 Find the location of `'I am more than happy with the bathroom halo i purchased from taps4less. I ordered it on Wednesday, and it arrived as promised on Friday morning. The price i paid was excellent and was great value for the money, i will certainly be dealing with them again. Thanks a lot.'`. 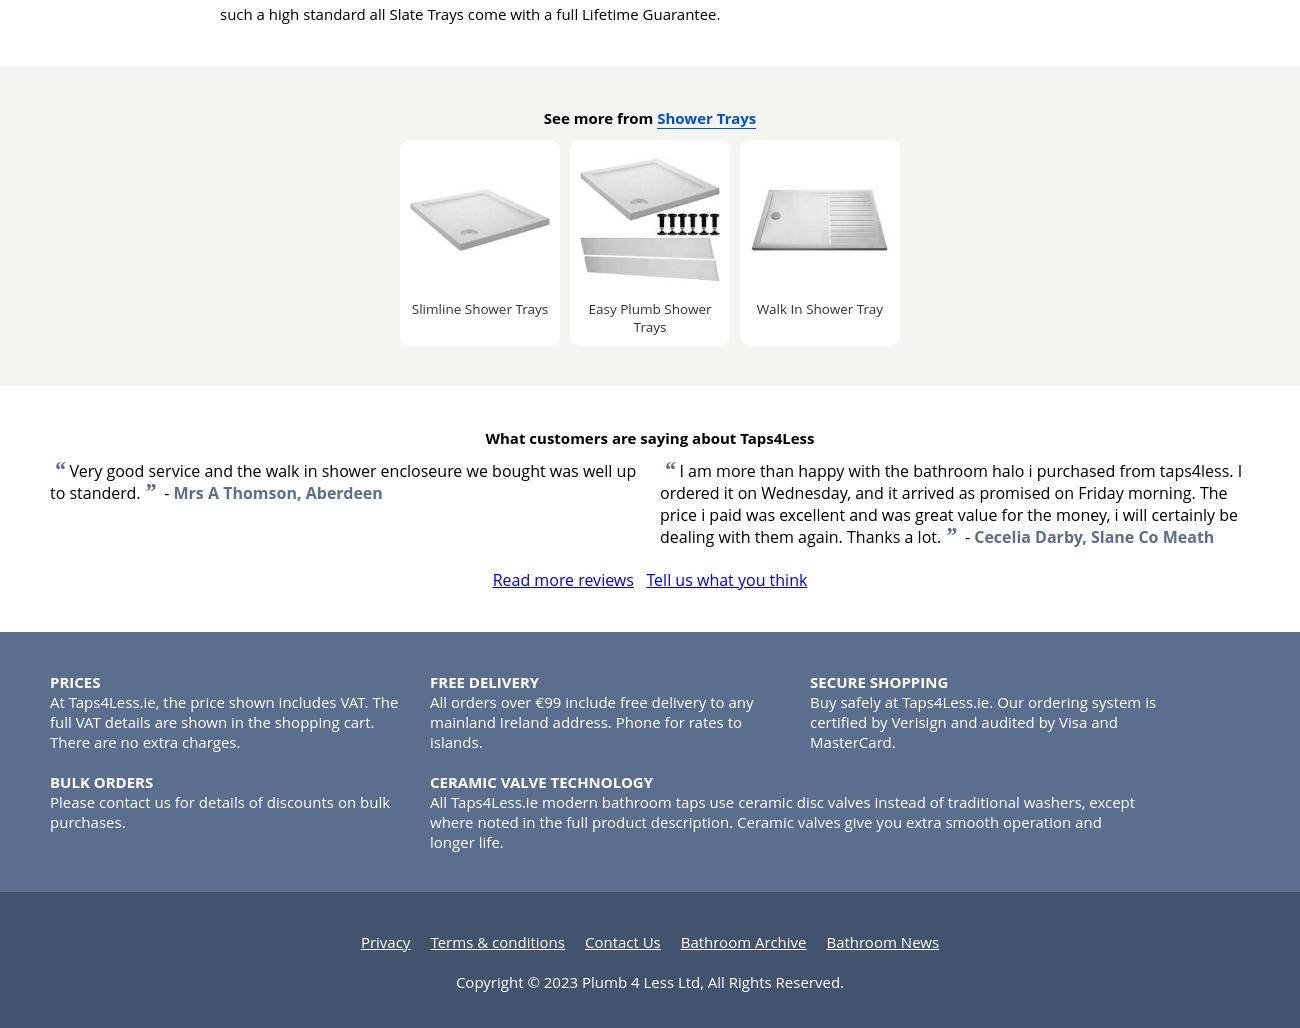

'I am more than happy with the bathroom halo i purchased from taps4less. I ordered it on Wednesday, and it arrived as promised on Friday morning. The price i paid was excellent and was great value for the money, i will certainly be dealing with them again. Thanks a lot.' is located at coordinates (950, 503).